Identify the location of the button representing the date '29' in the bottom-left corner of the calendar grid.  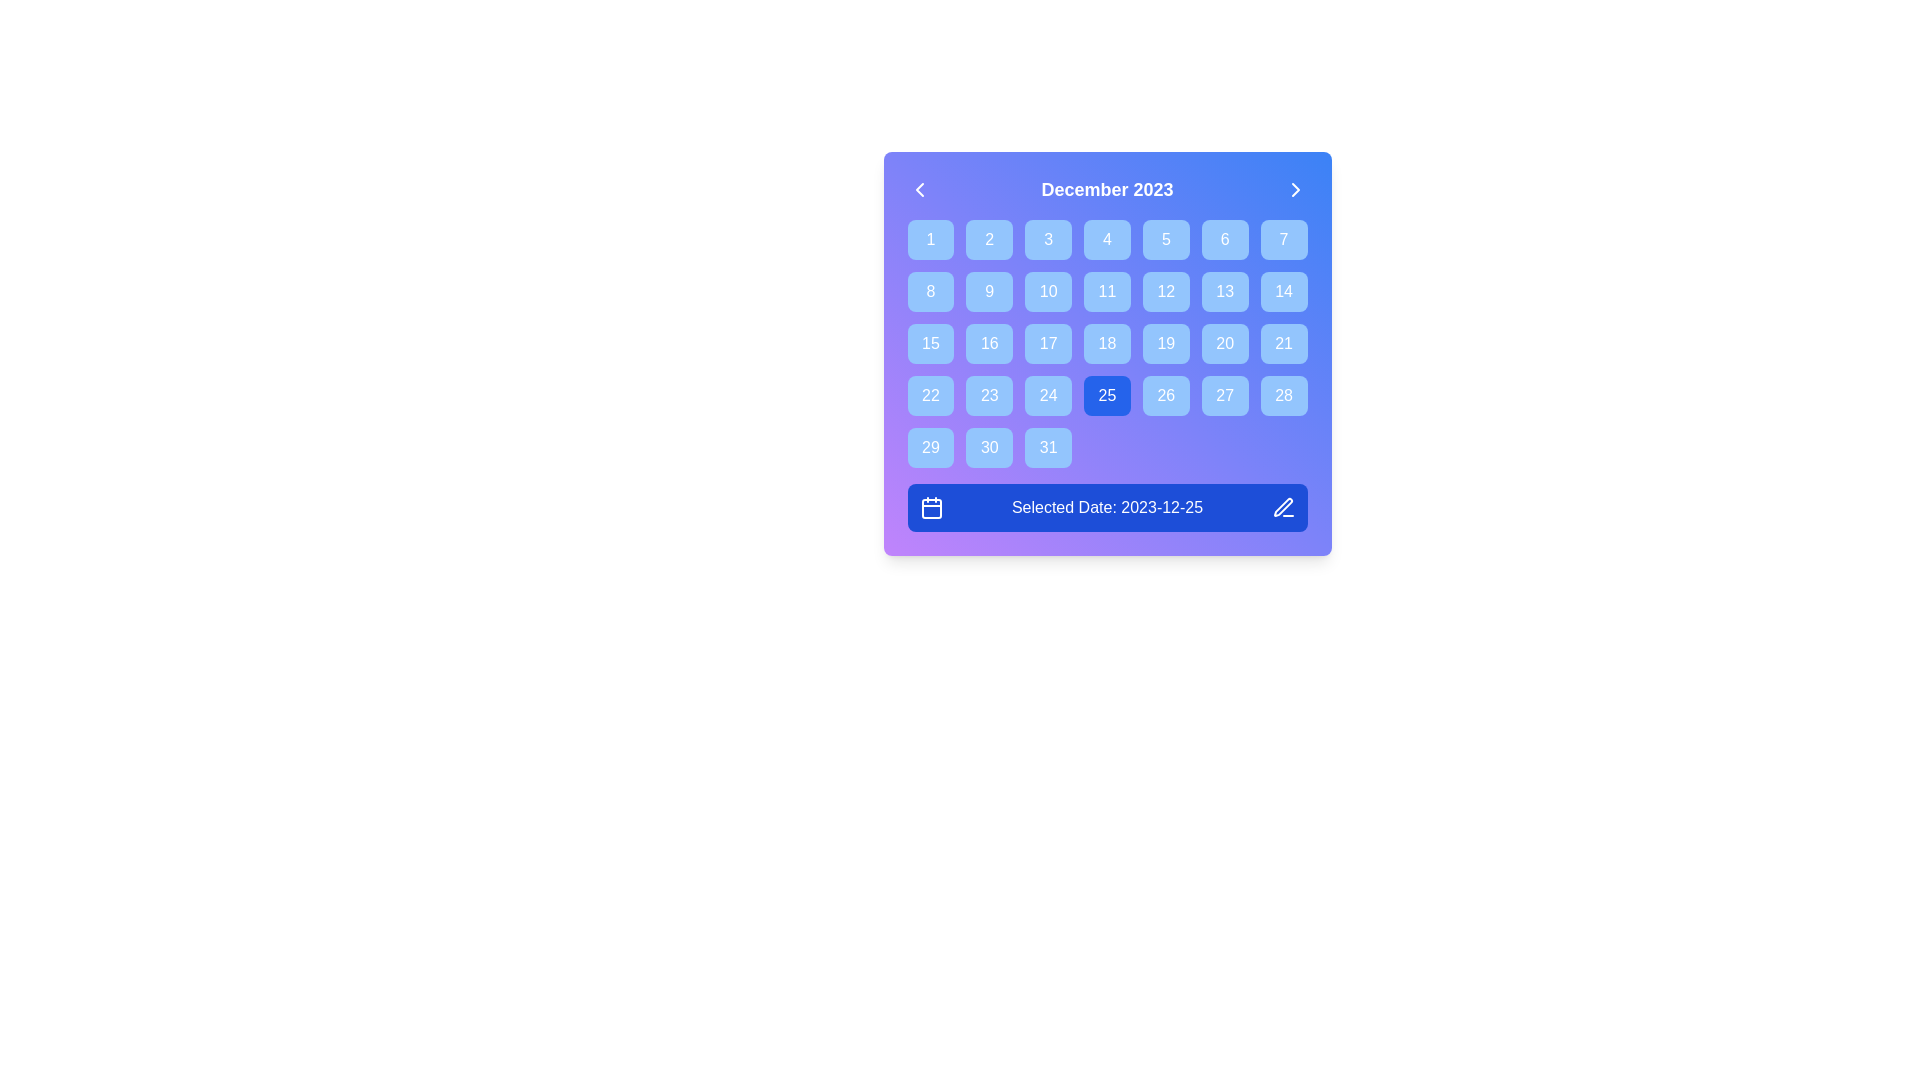
(930, 446).